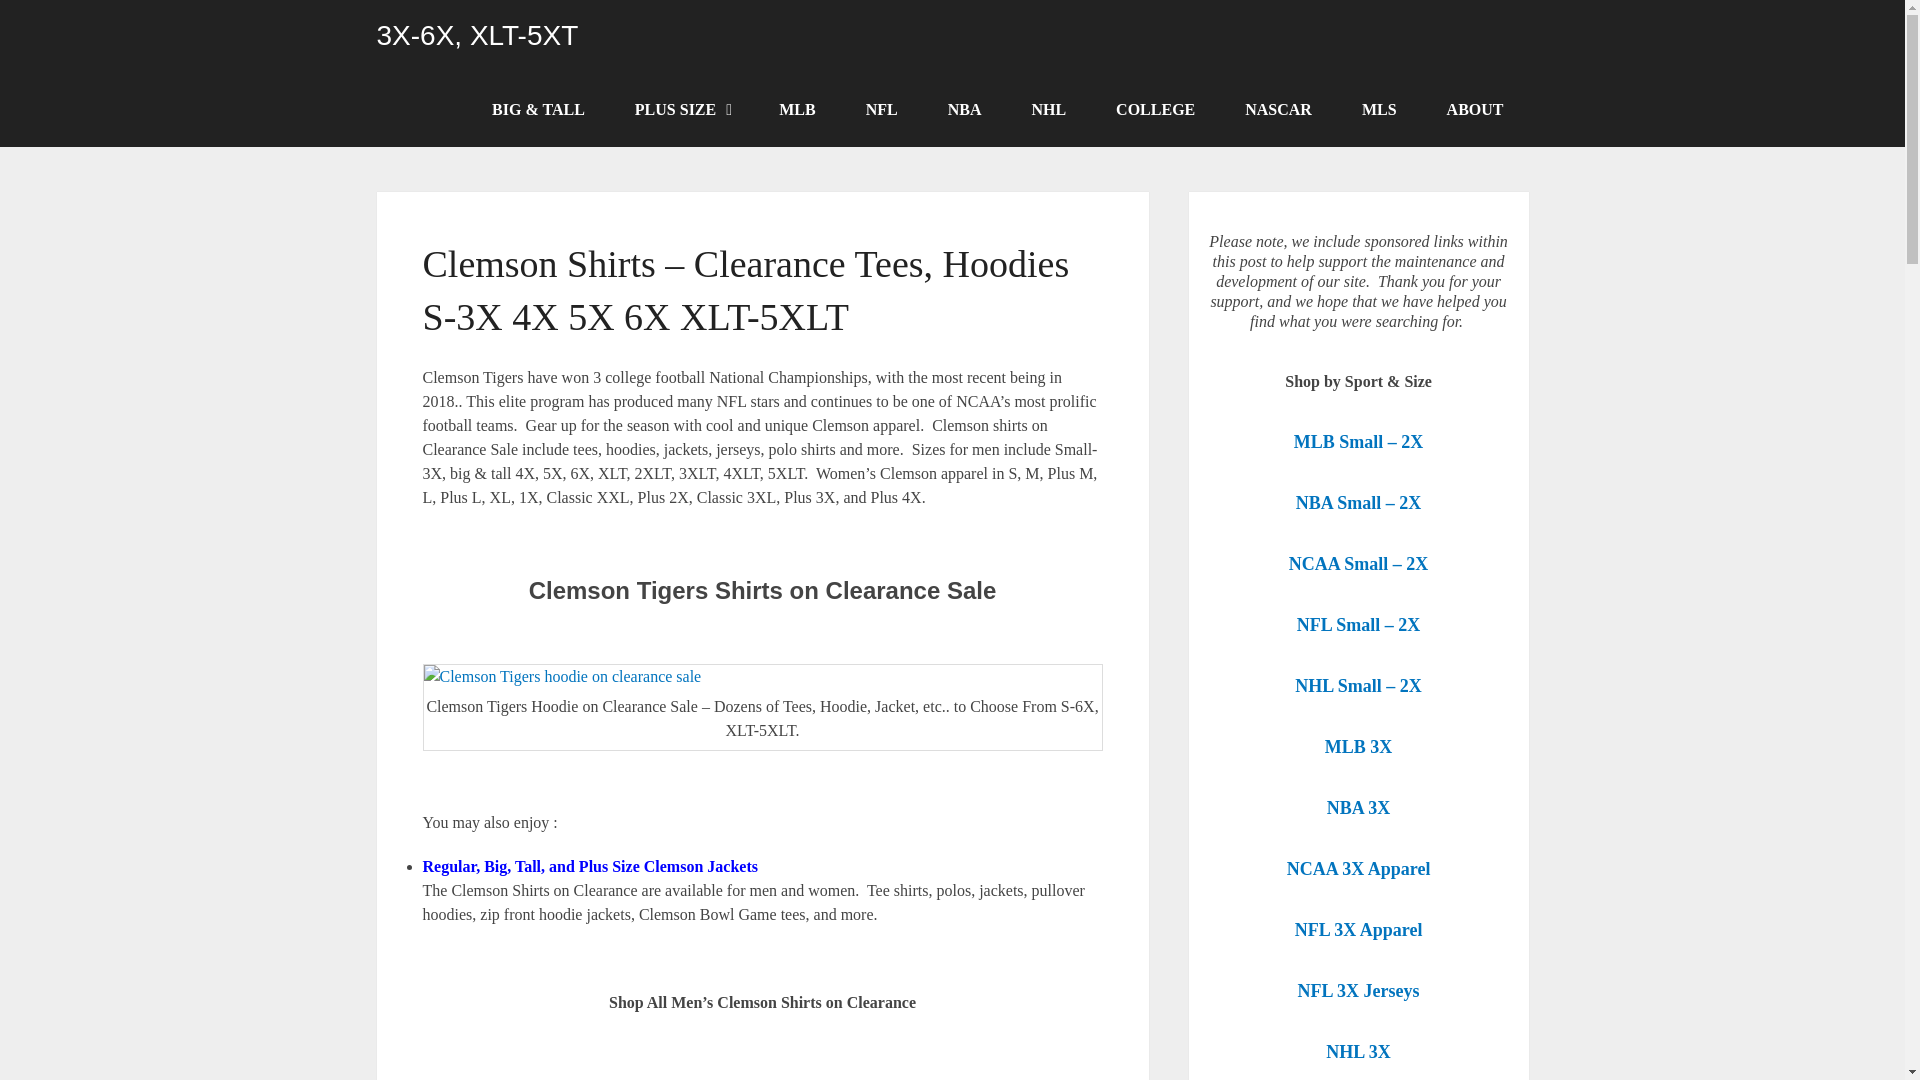 The width and height of the screenshot is (1920, 1080). What do you see at coordinates (1358, 807) in the screenshot?
I see `'NBA 3X'` at bounding box center [1358, 807].